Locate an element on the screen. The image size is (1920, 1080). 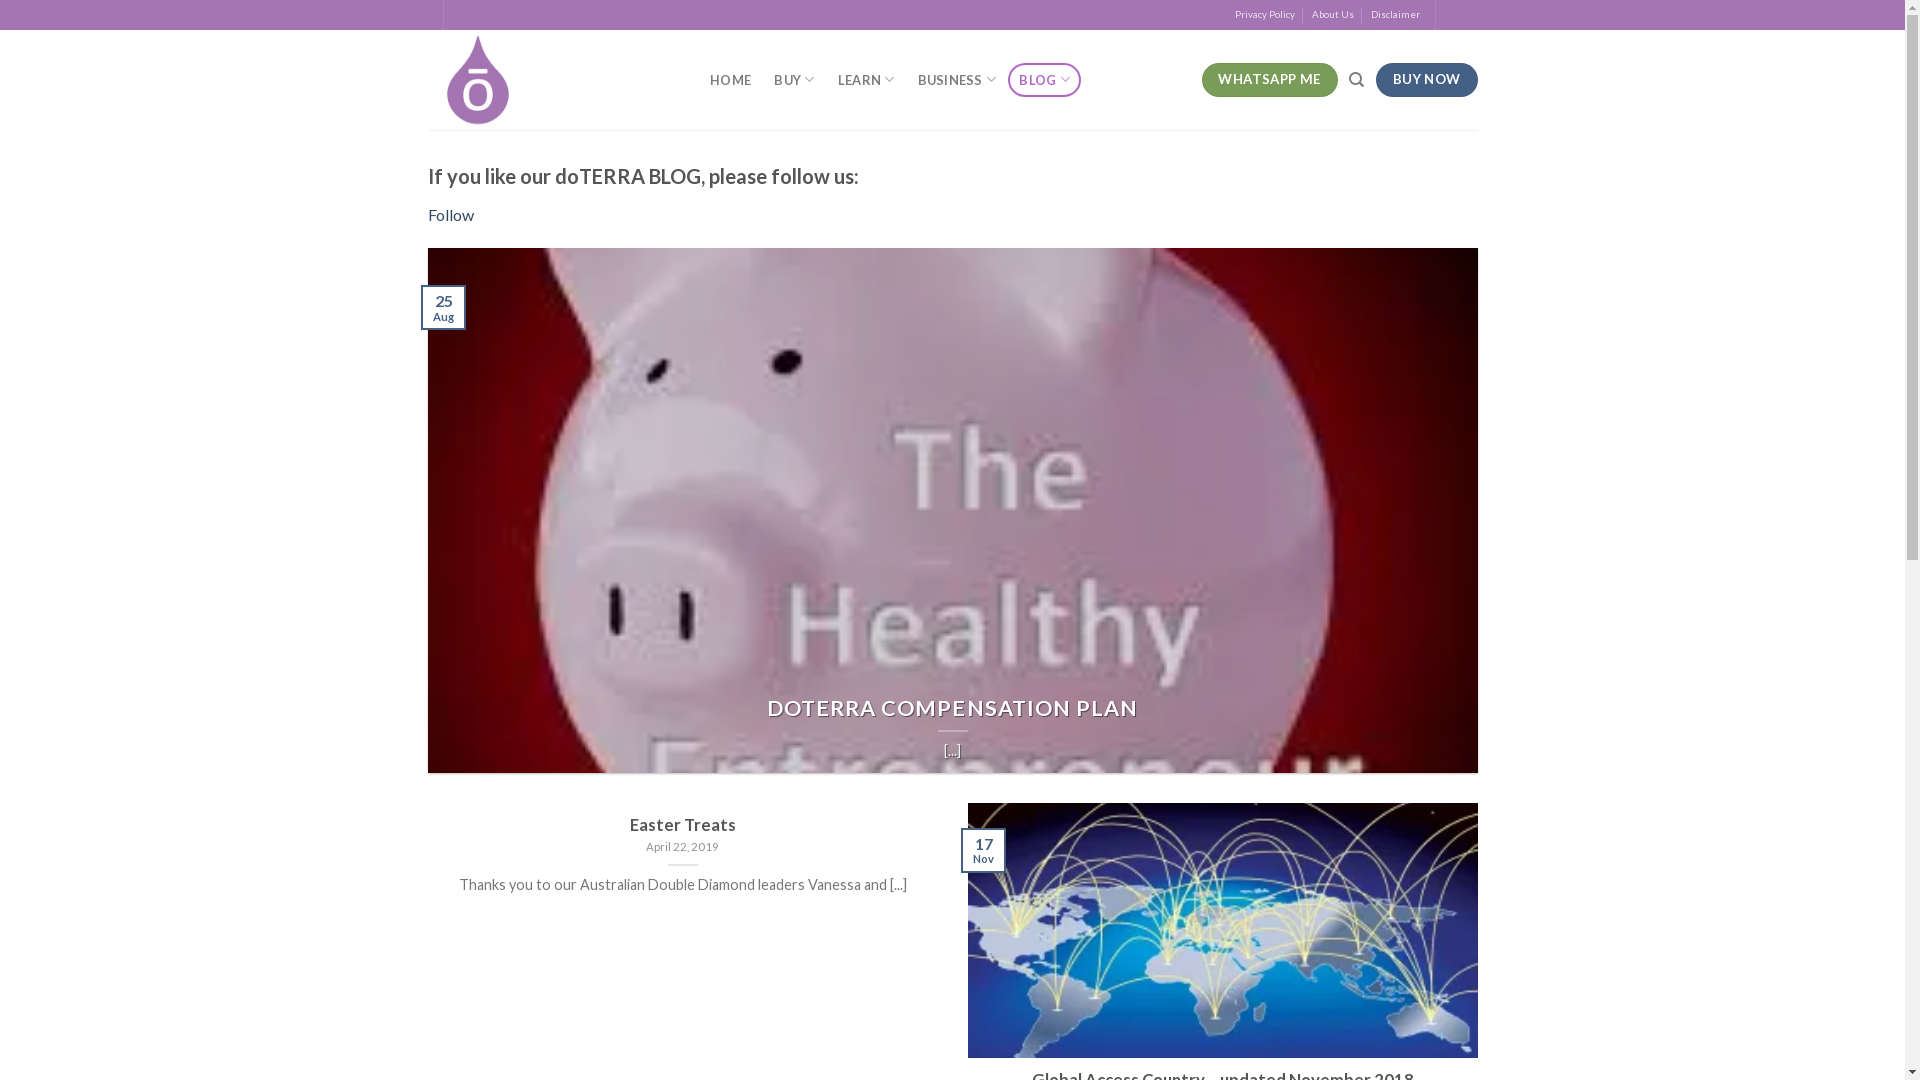
'HOME' is located at coordinates (728, 79).